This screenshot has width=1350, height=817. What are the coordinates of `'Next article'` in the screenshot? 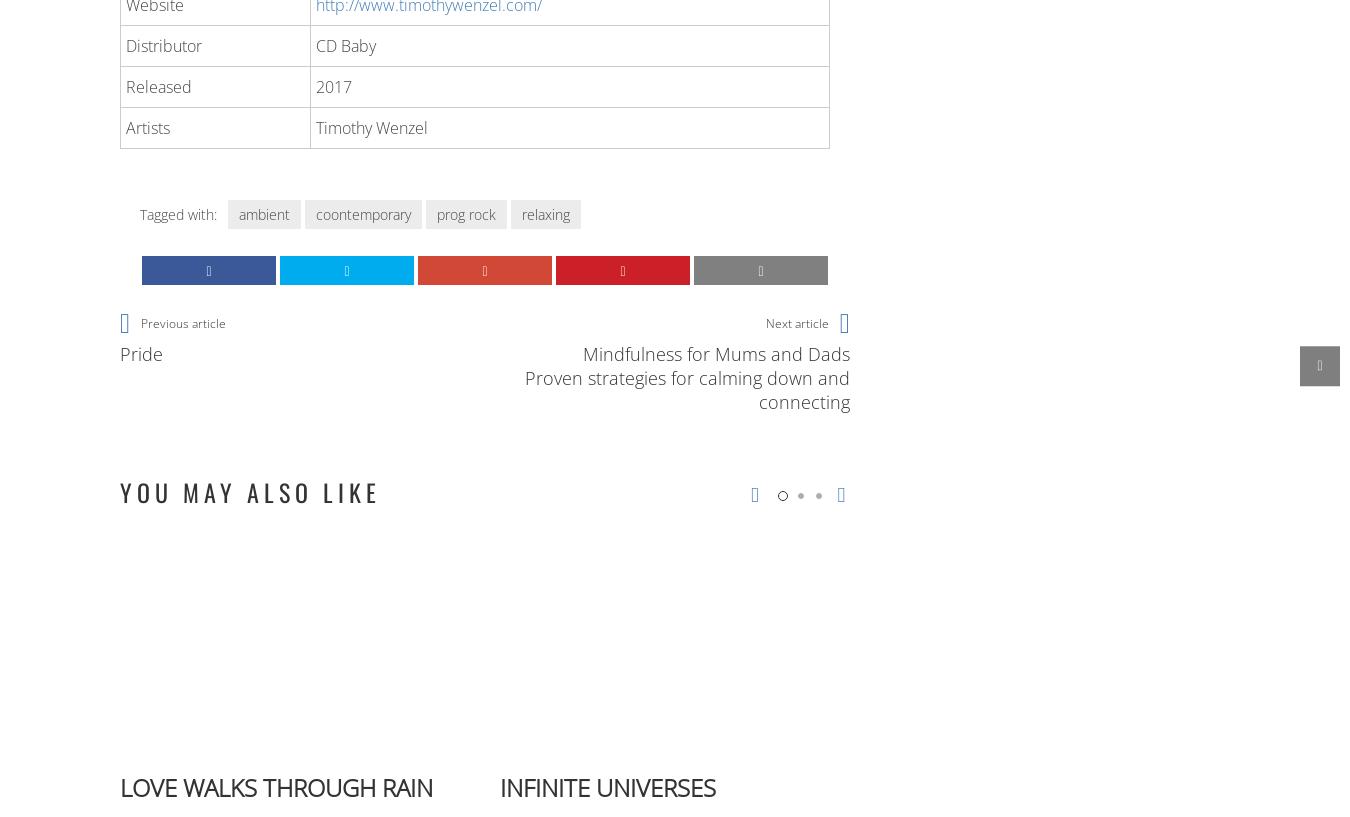 It's located at (764, 323).